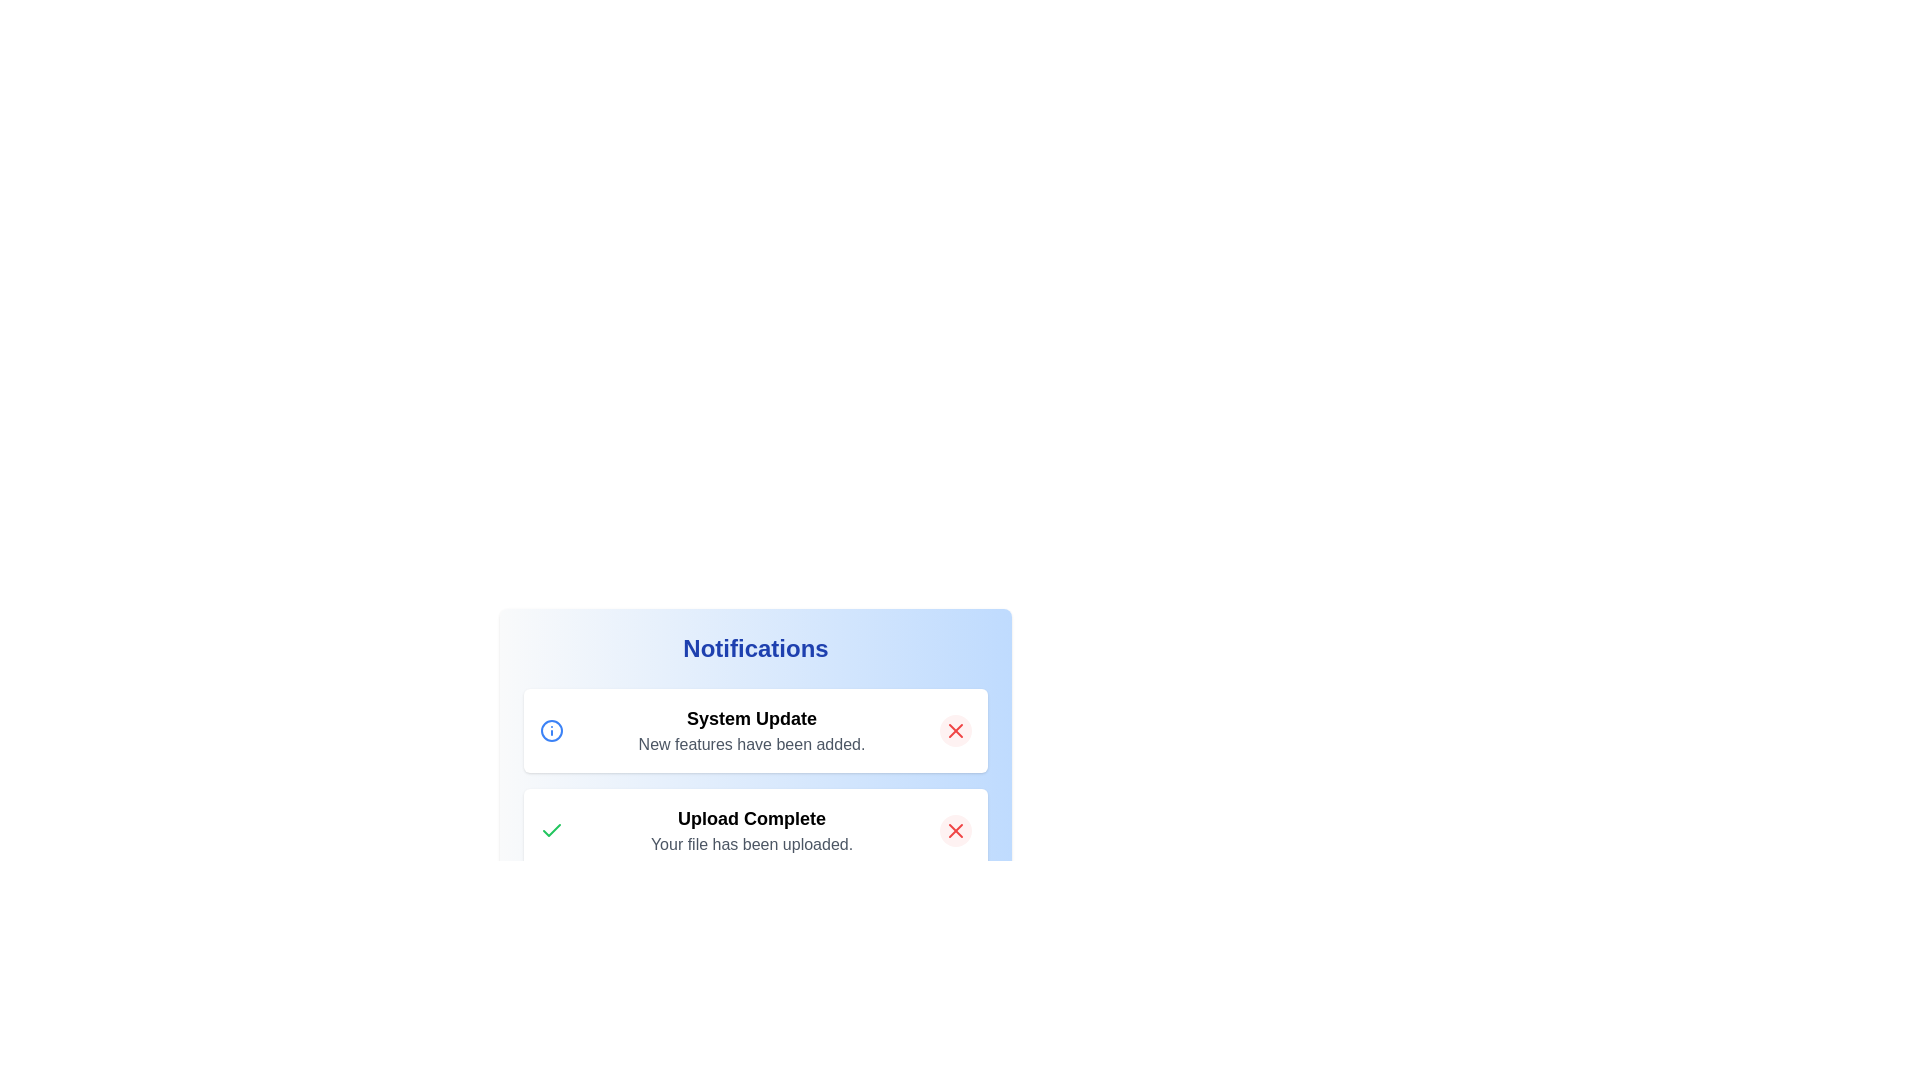  Describe the element at coordinates (954, 731) in the screenshot. I see `the close icon button located at the top-right corner of the first notification card, which is a red circular button` at that location.